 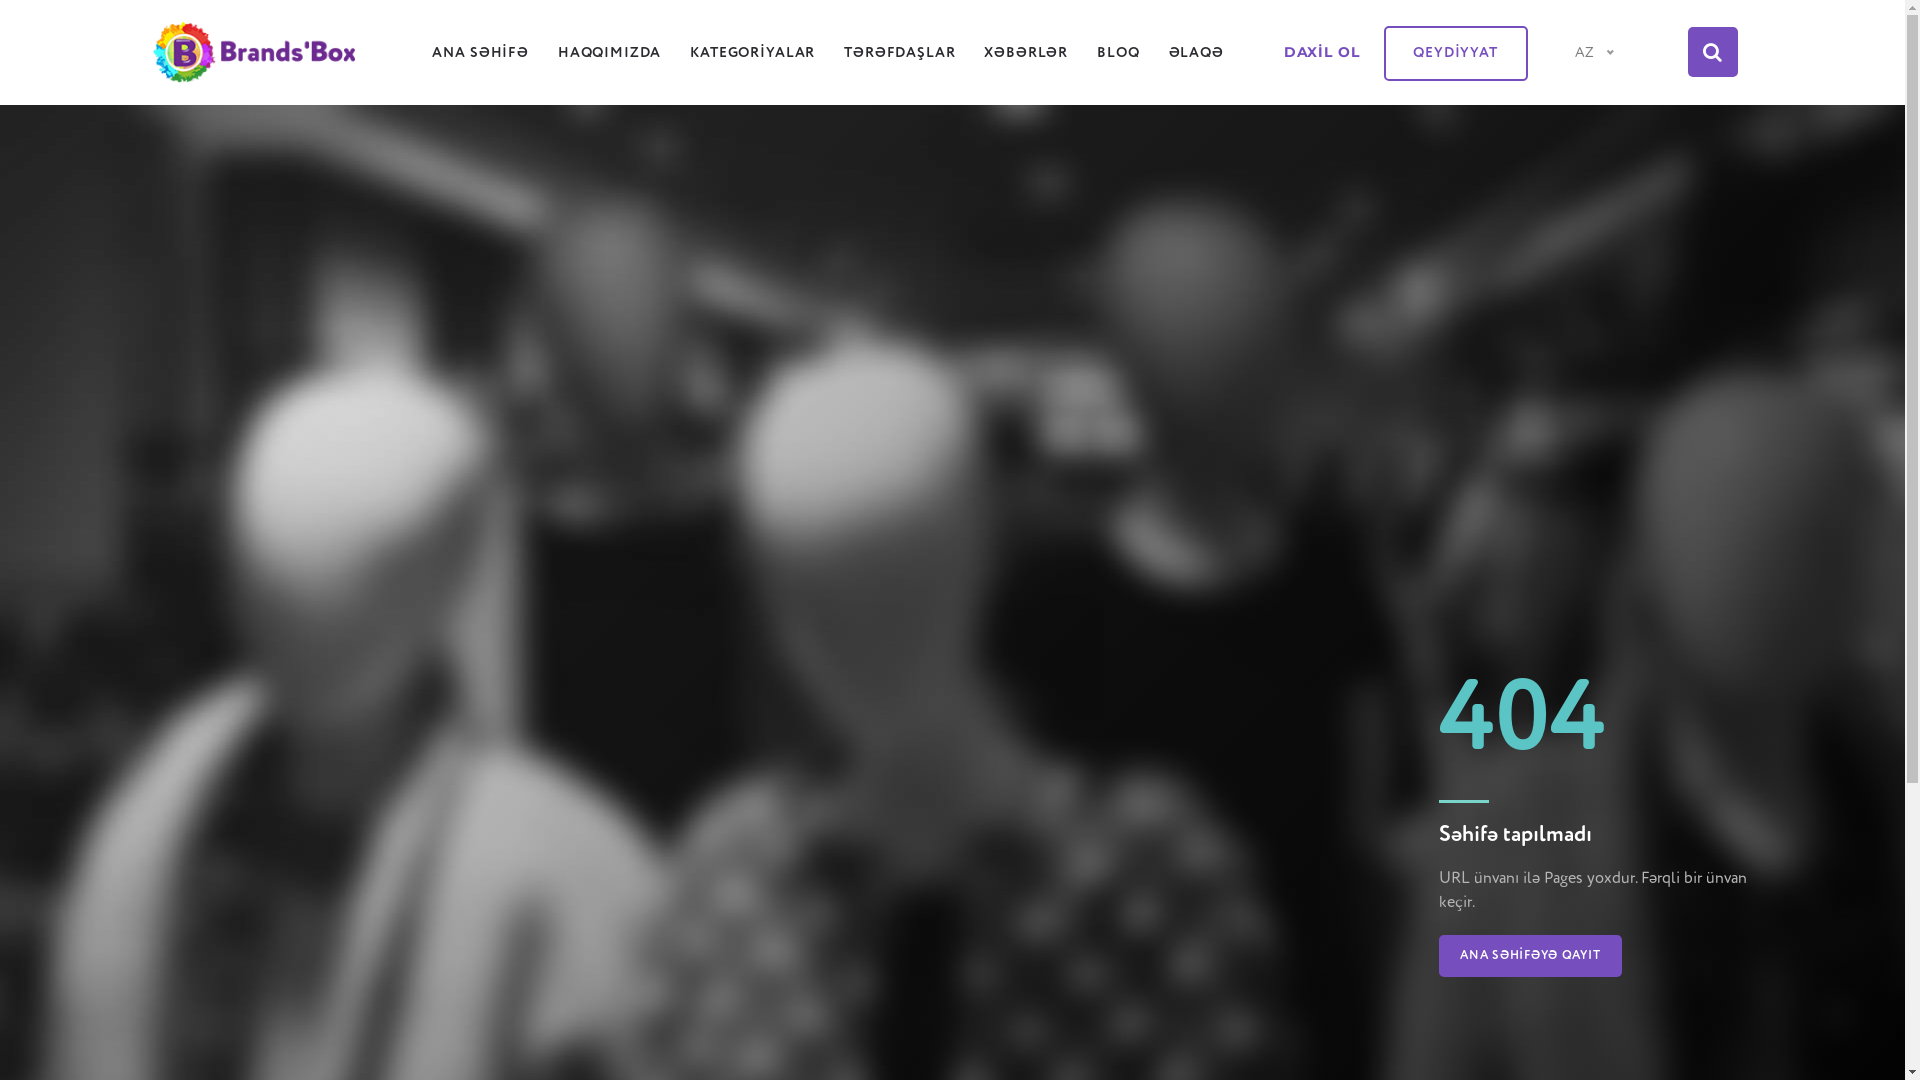 I want to click on 'HAQQIMIZDA', so click(x=608, y=57).